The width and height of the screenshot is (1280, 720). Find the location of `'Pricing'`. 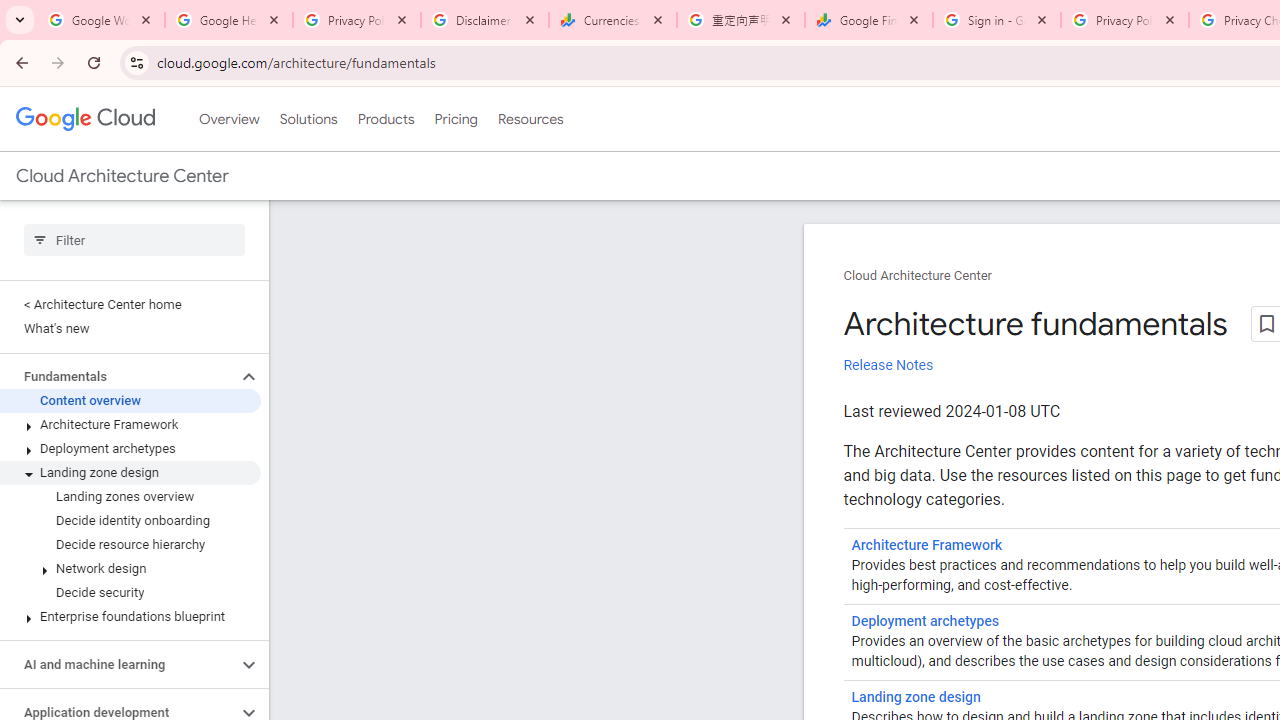

'Pricing' is located at coordinates (454, 119).